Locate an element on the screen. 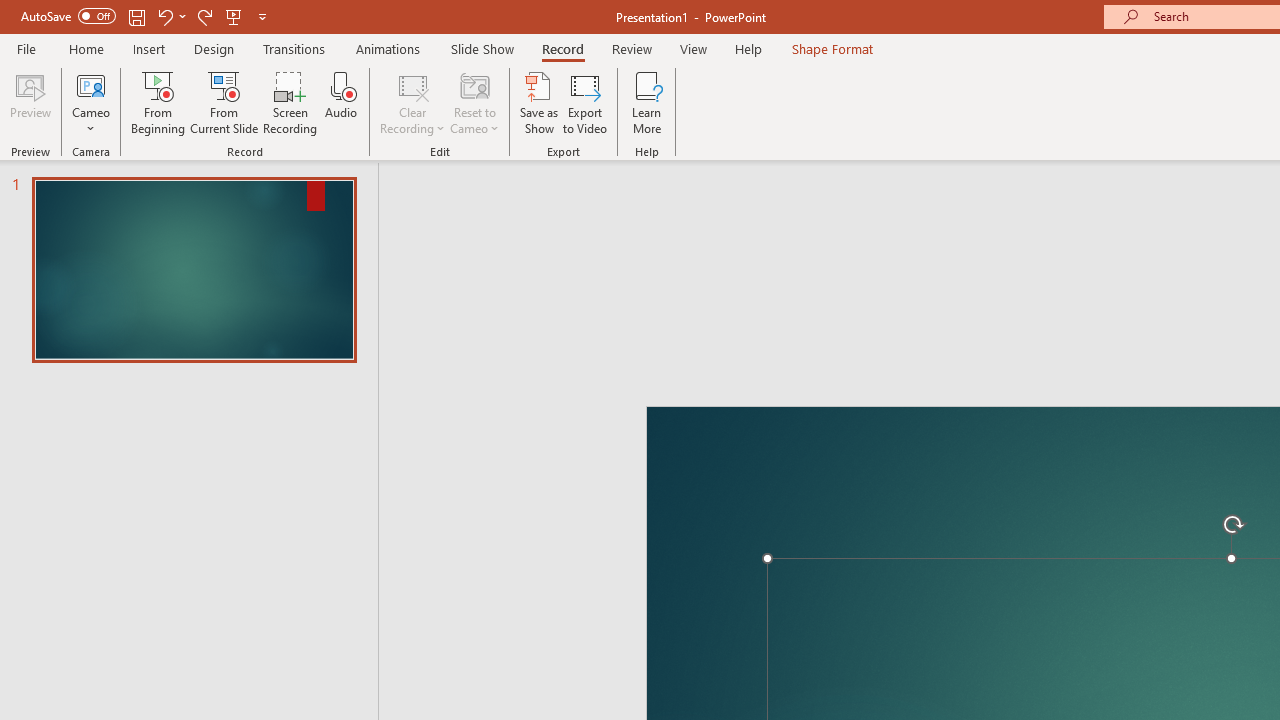 This screenshot has width=1280, height=720. 'Slide' is located at coordinates (194, 270).